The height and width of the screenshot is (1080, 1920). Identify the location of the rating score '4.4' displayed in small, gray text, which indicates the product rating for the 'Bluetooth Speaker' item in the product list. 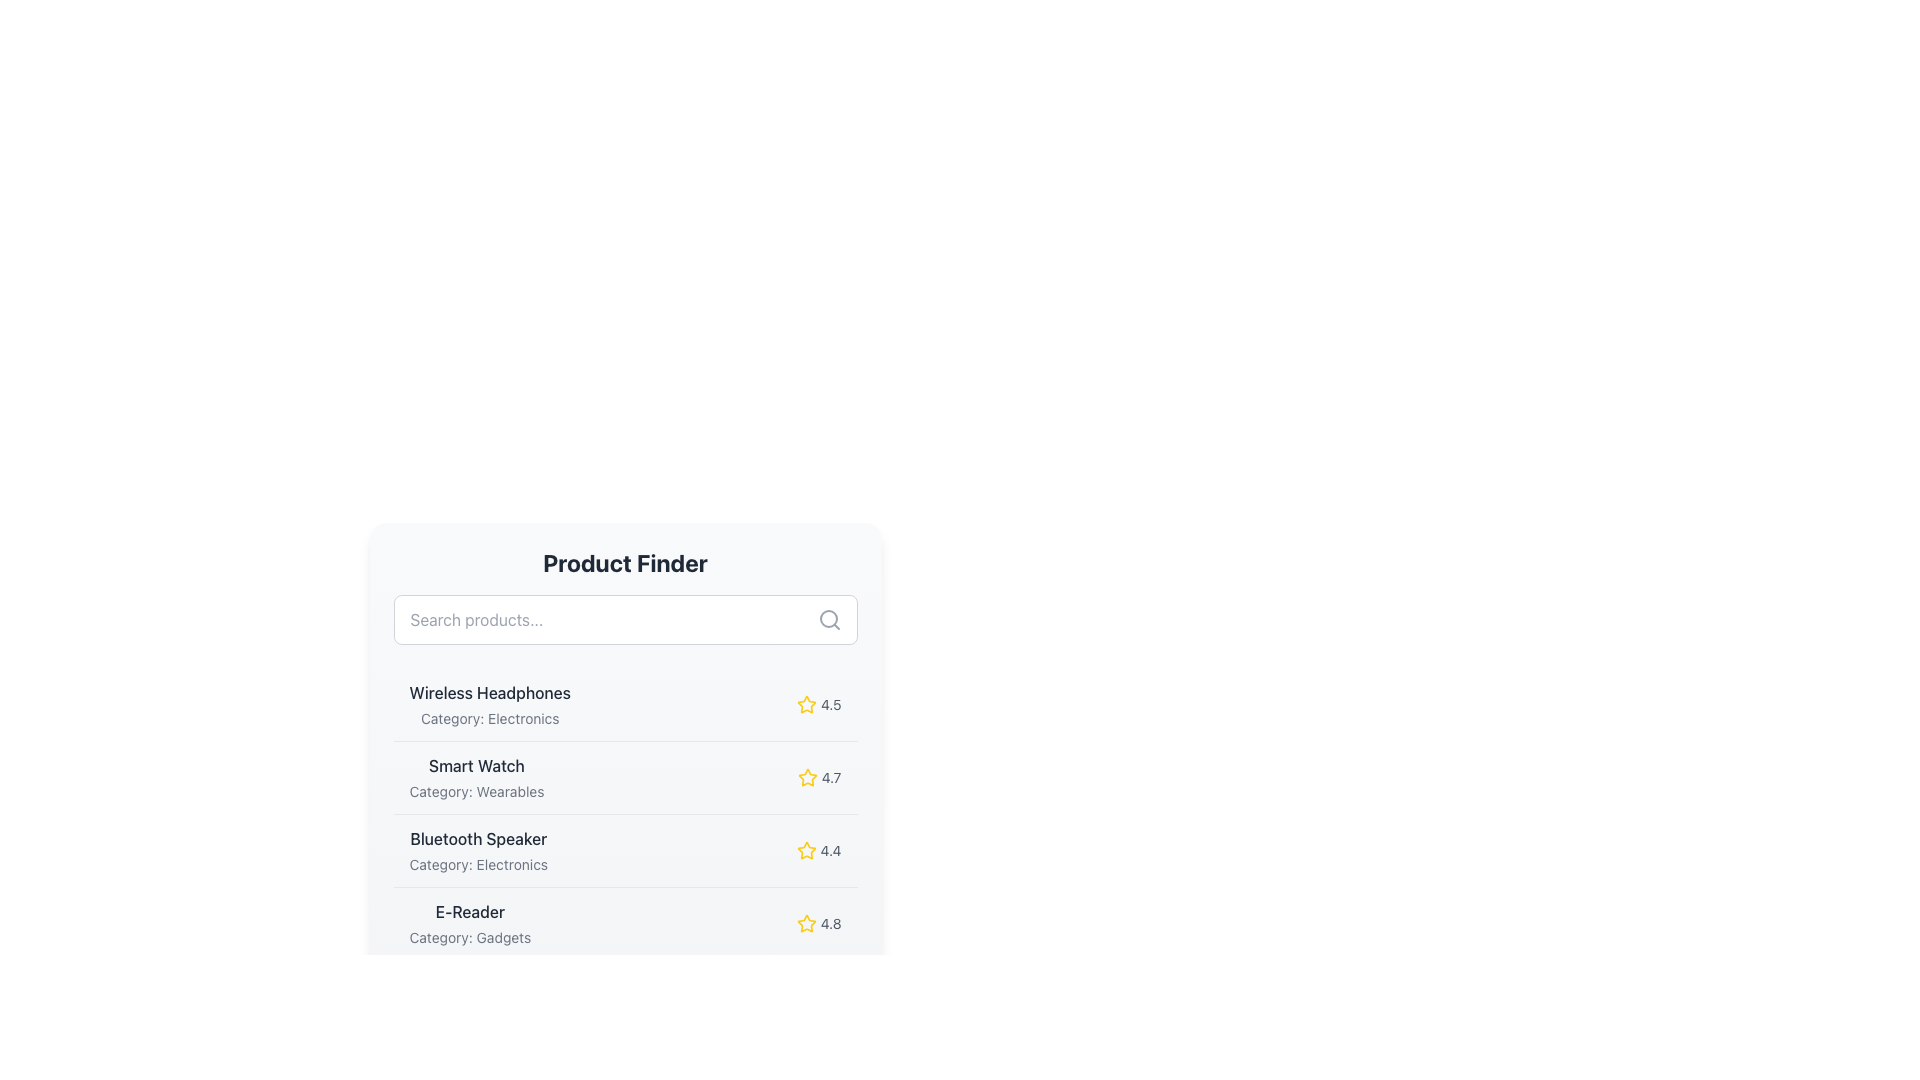
(831, 851).